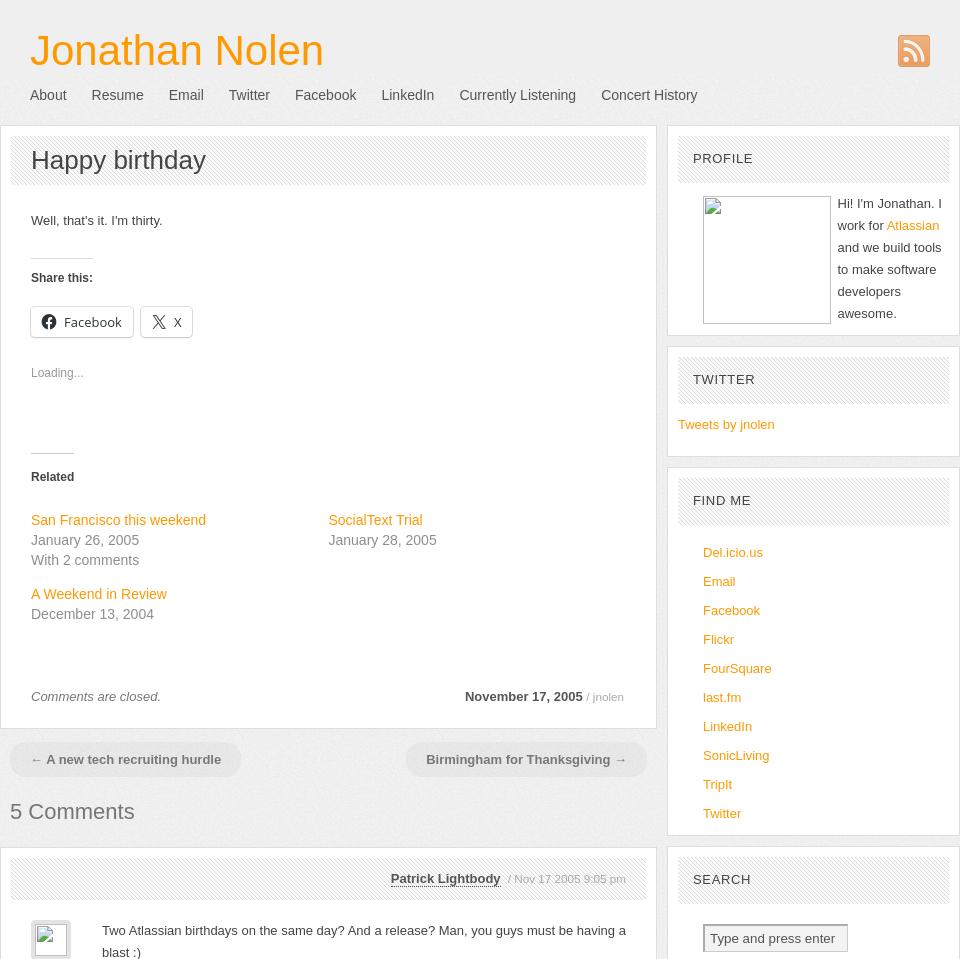  I want to click on 'Profile', so click(721, 157).